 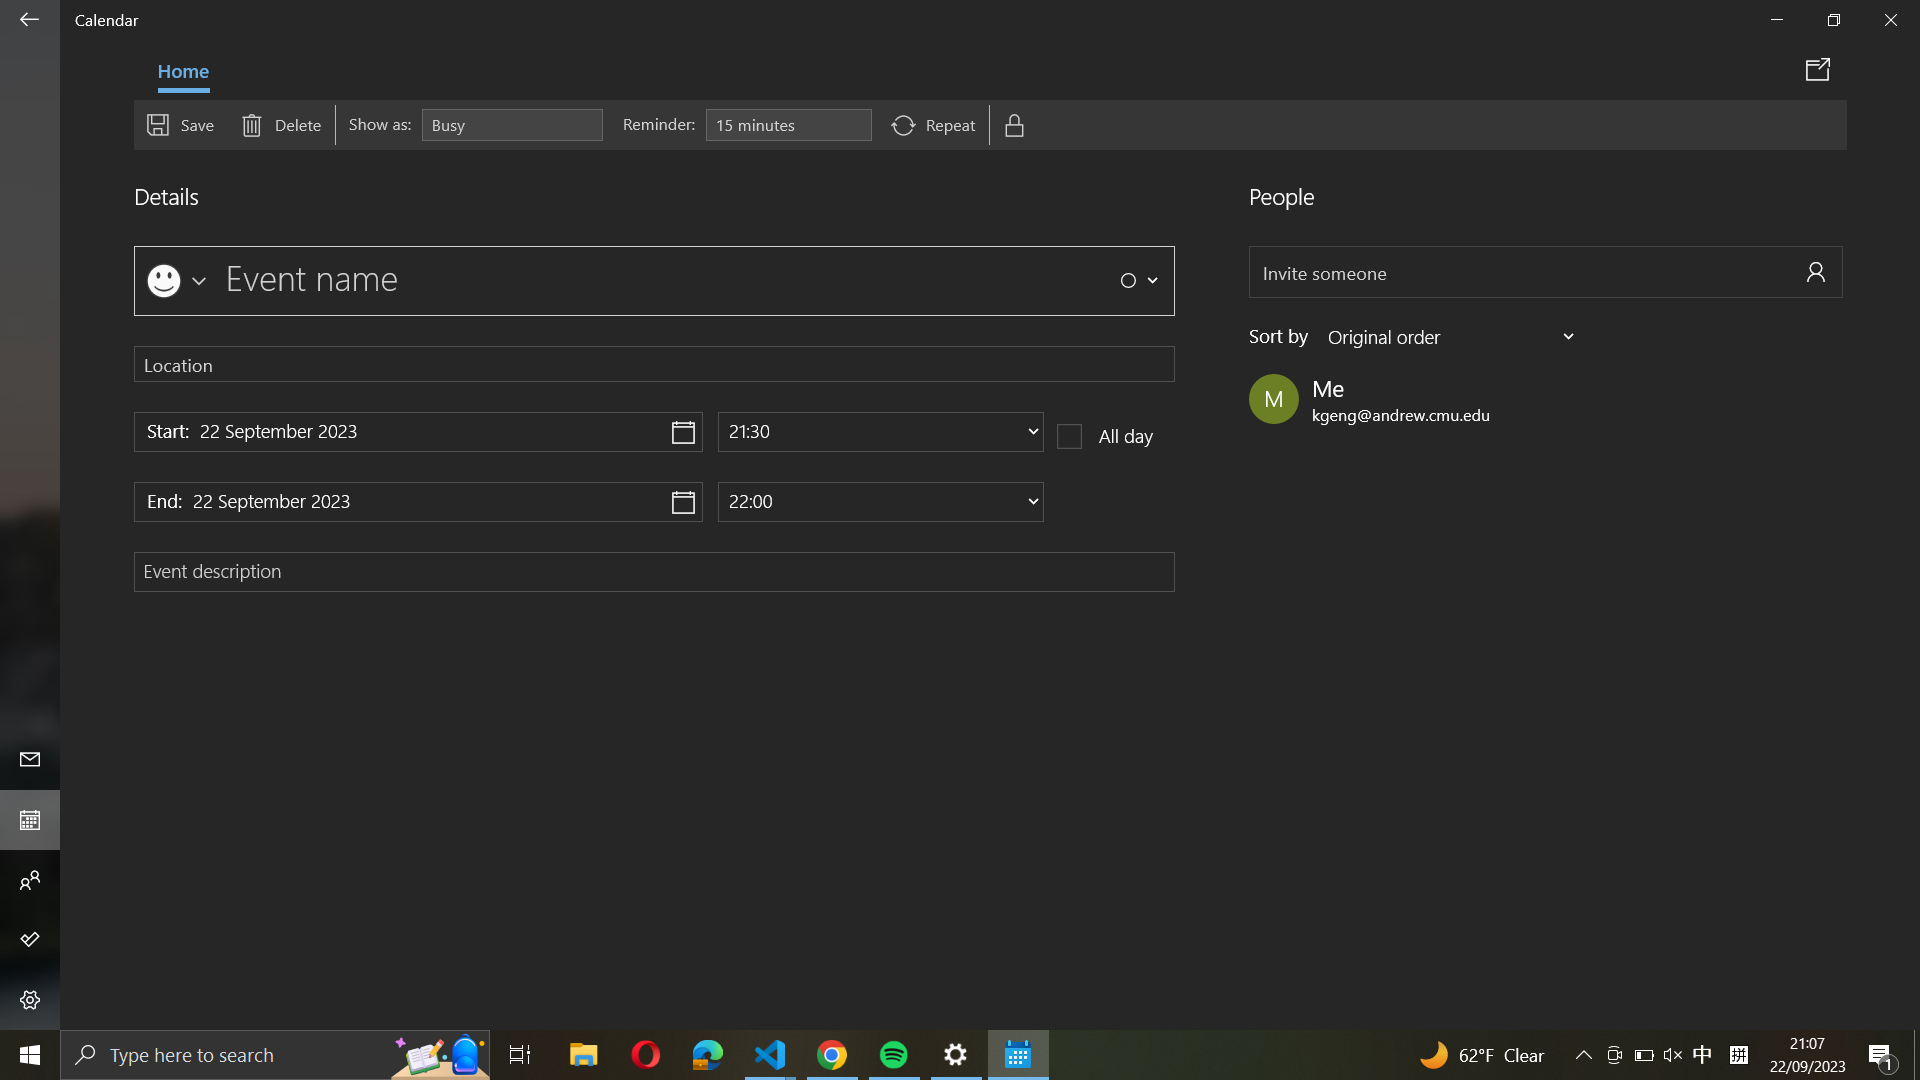 I want to click on the termination time of the function to 10:00 PM, so click(x=880, y=500).